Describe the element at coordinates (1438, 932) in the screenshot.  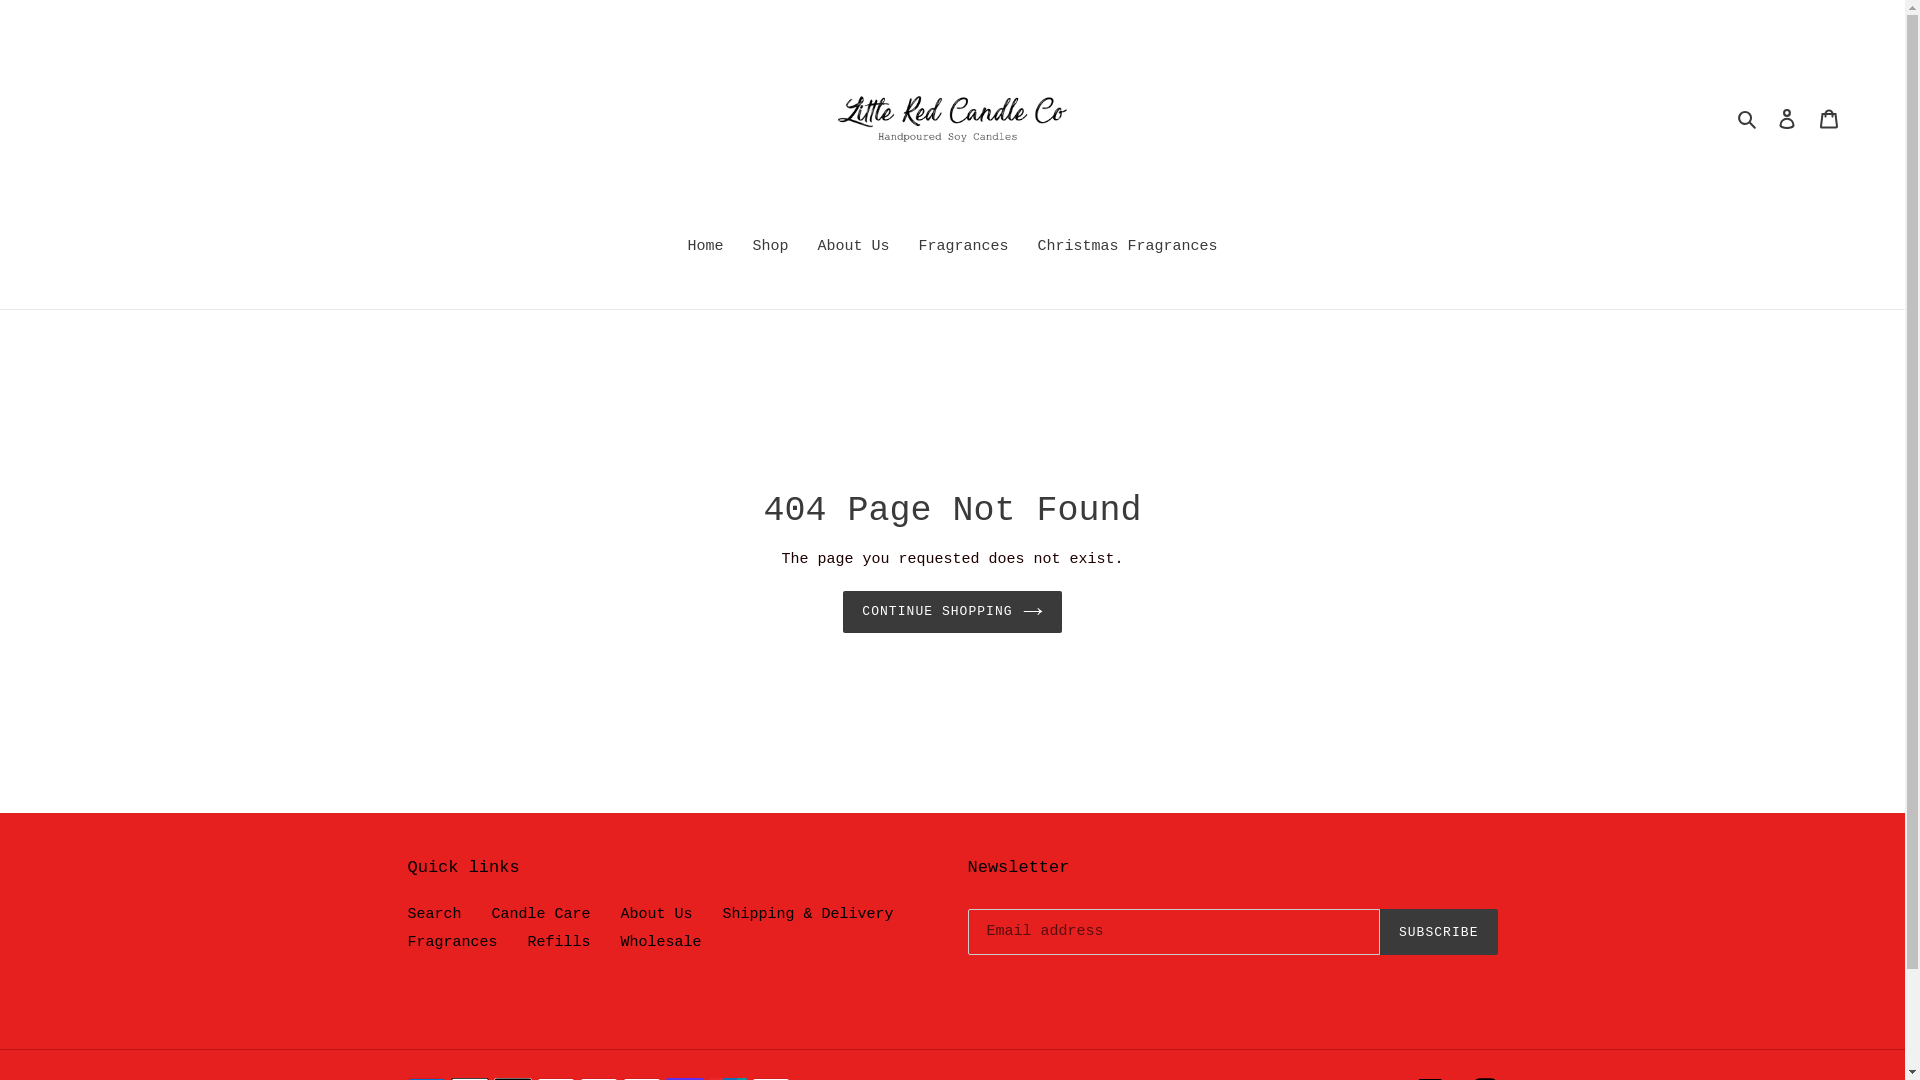
I see `'SUBSCRIBE'` at that location.